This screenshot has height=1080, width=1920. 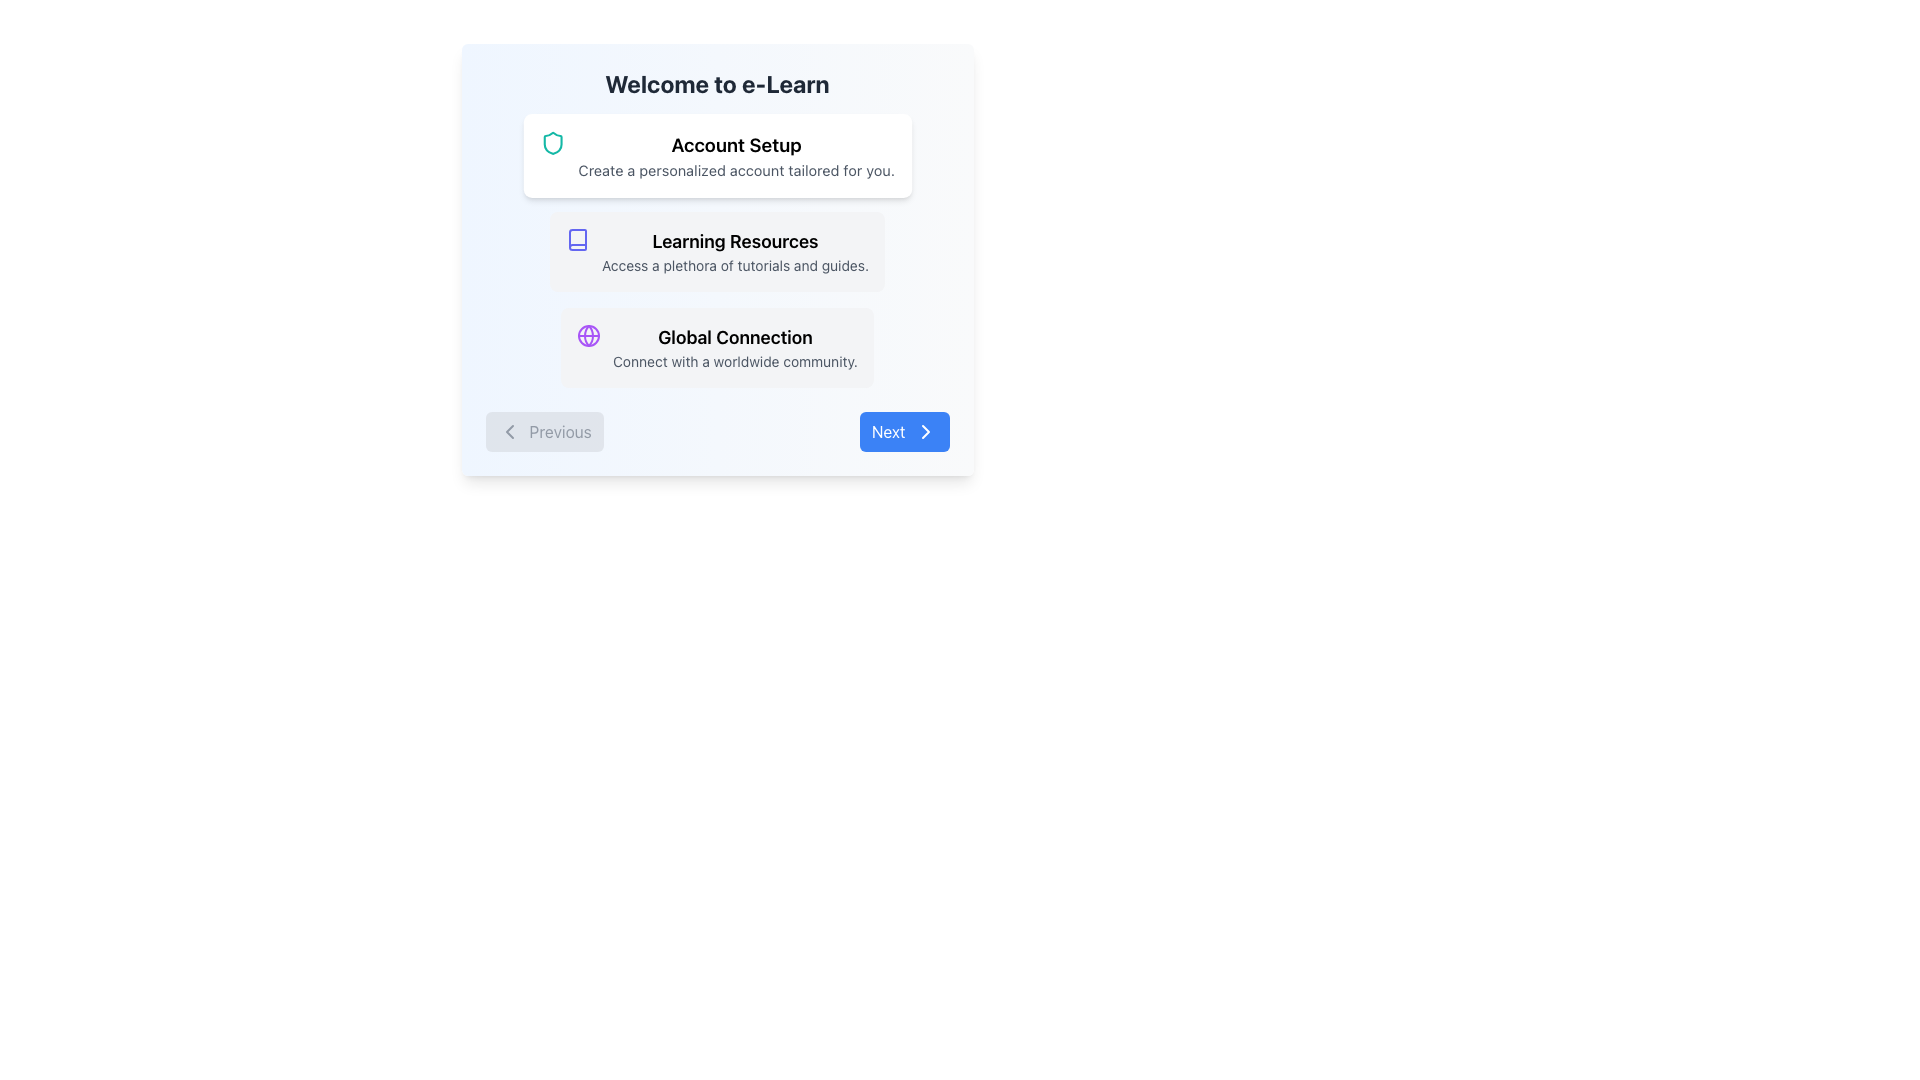 I want to click on informational text description that invites users to explore tutorials and guides, located centrally within a card and second in a vertical list of options, so click(x=734, y=250).